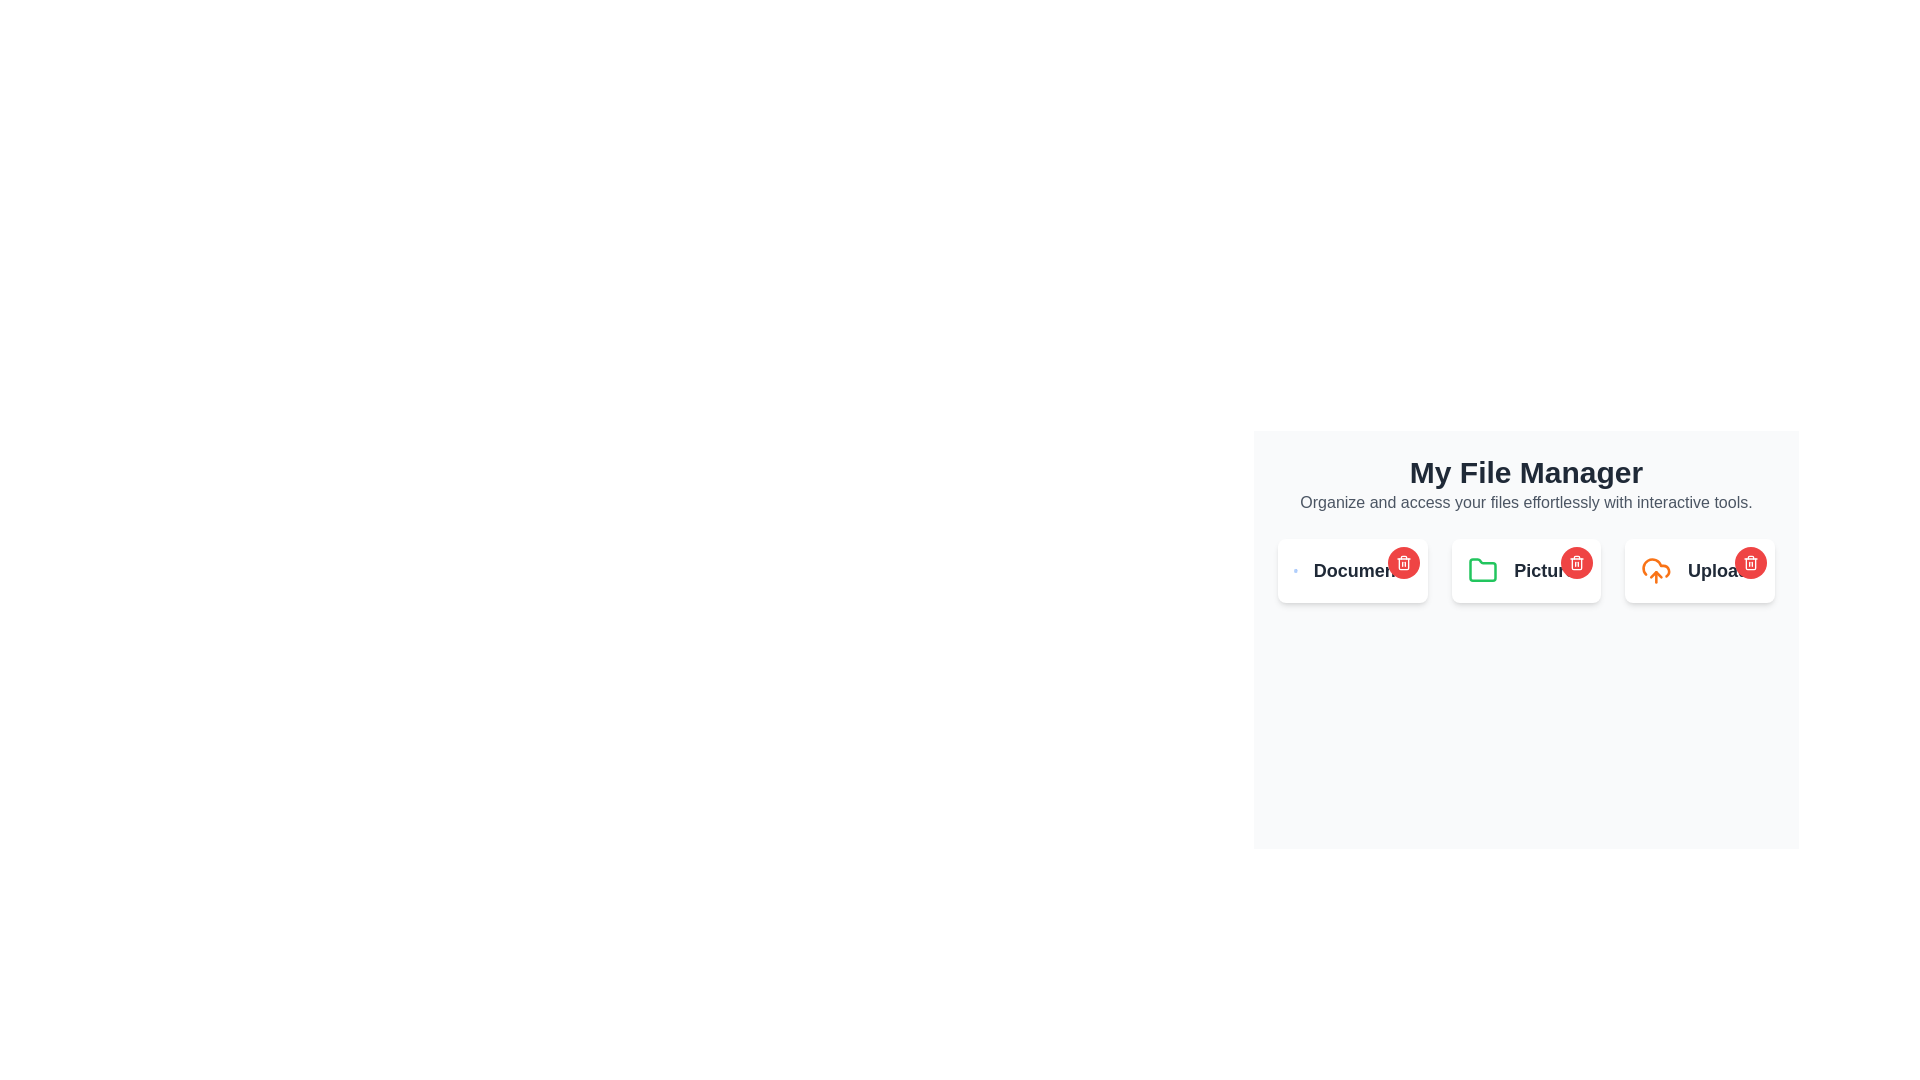  Describe the element at coordinates (1525, 570) in the screenshot. I see `the second card in the grid under 'My File Manager'` at that location.